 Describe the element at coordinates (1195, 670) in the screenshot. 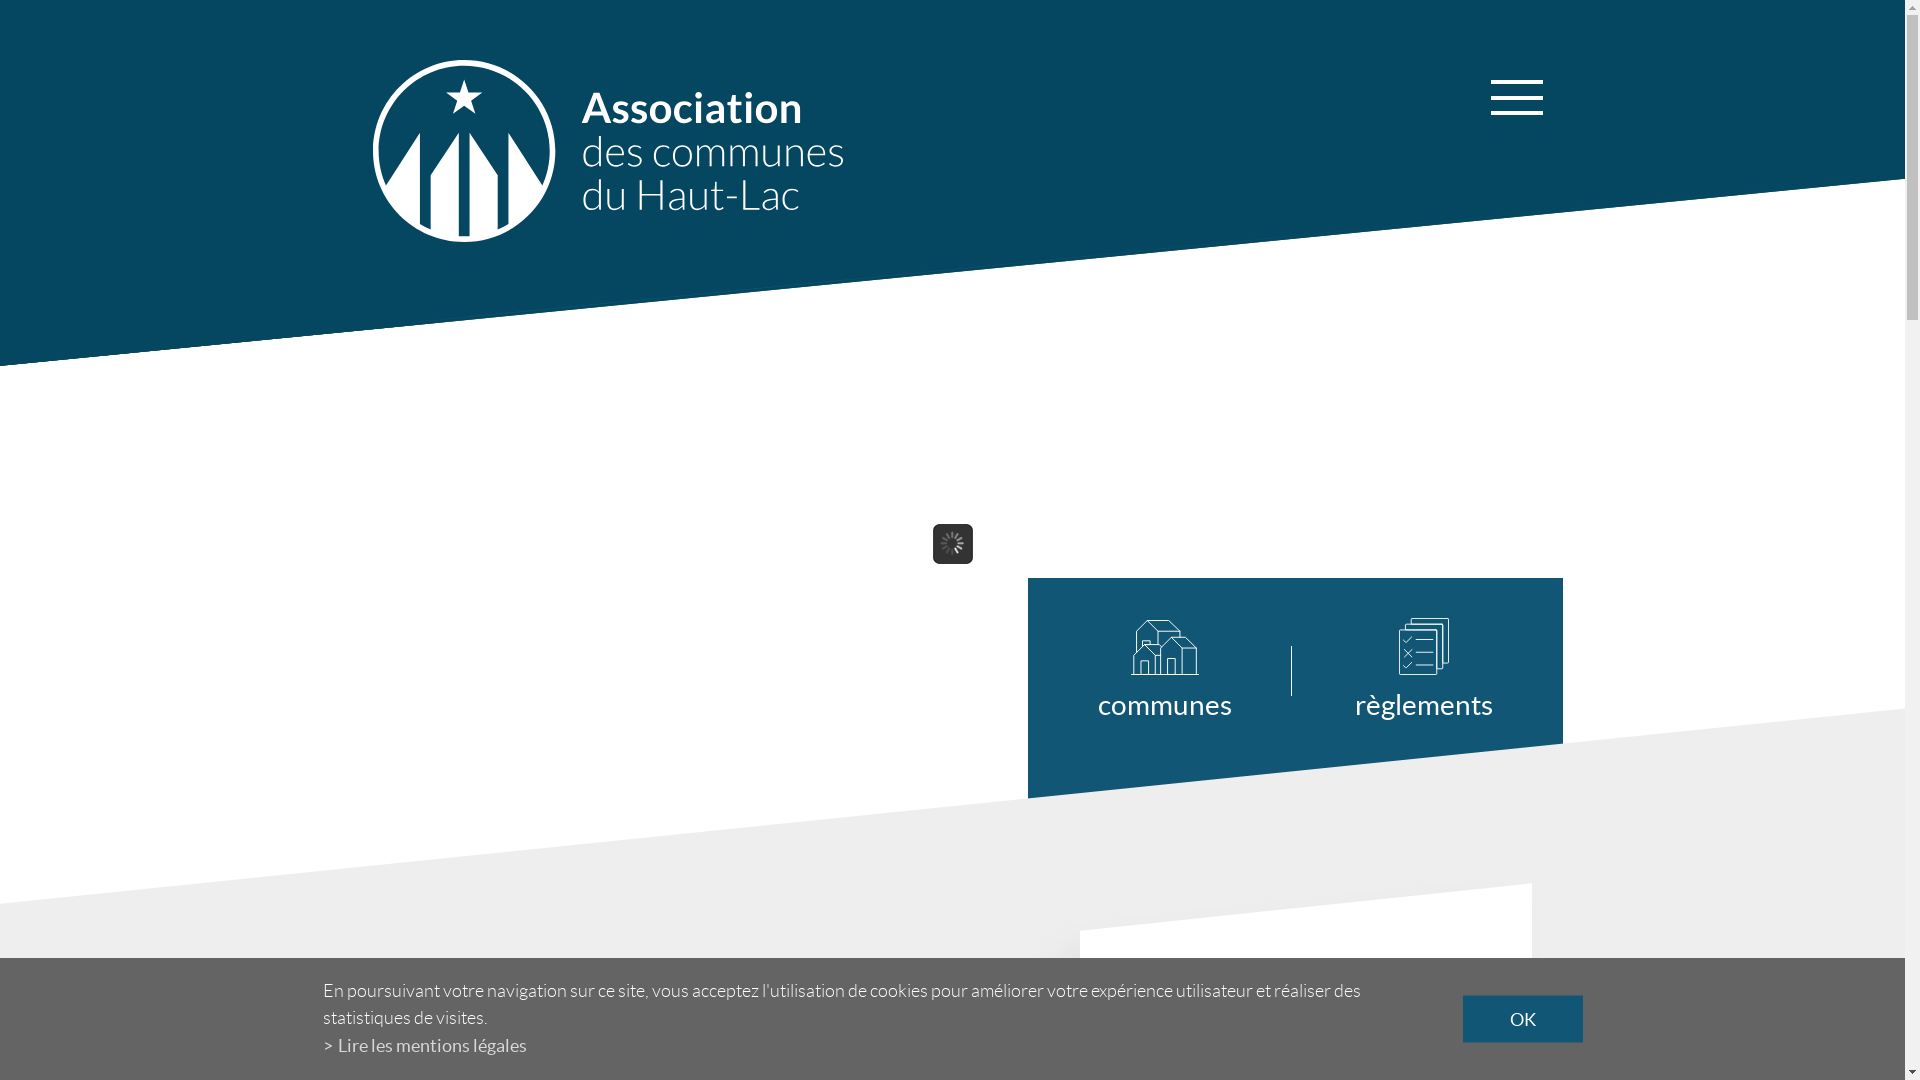

I see `'communes'` at that location.